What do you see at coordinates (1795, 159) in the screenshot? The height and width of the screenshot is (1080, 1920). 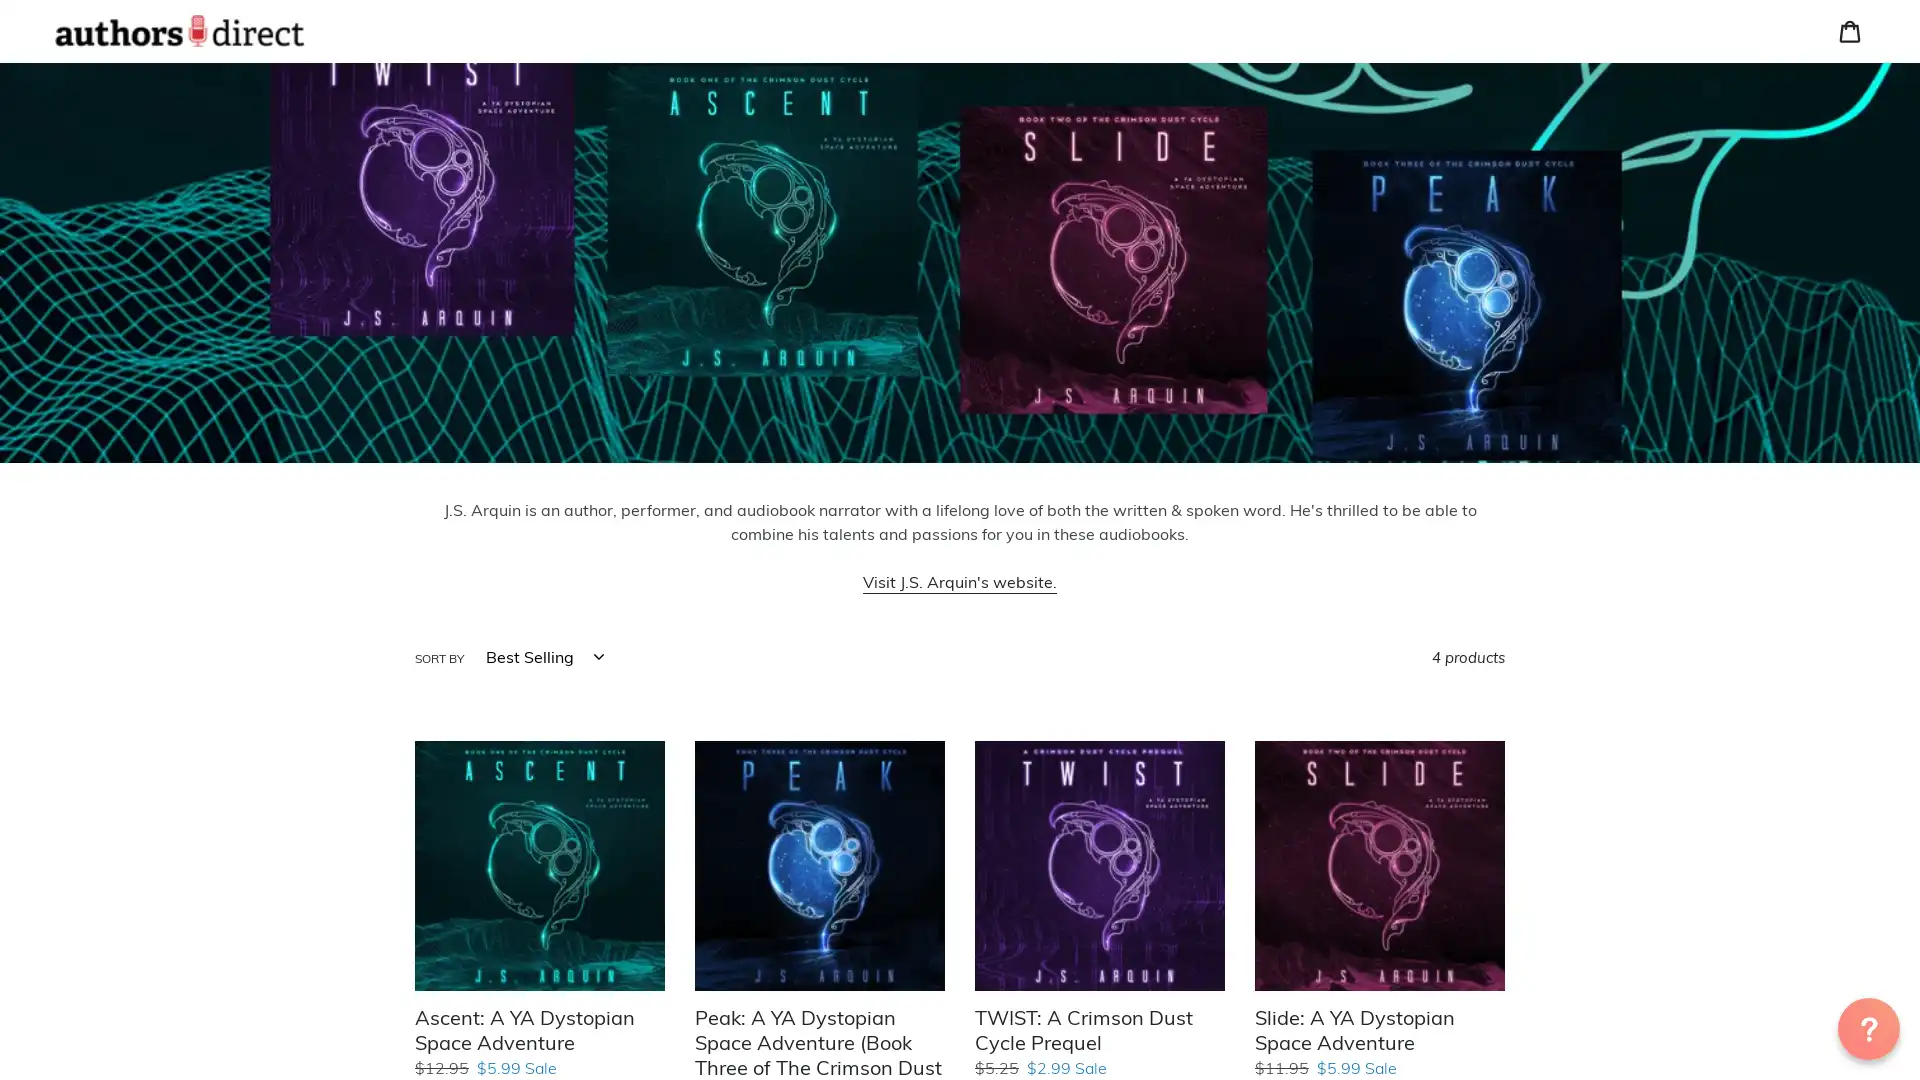 I see `Accept` at bounding box center [1795, 159].